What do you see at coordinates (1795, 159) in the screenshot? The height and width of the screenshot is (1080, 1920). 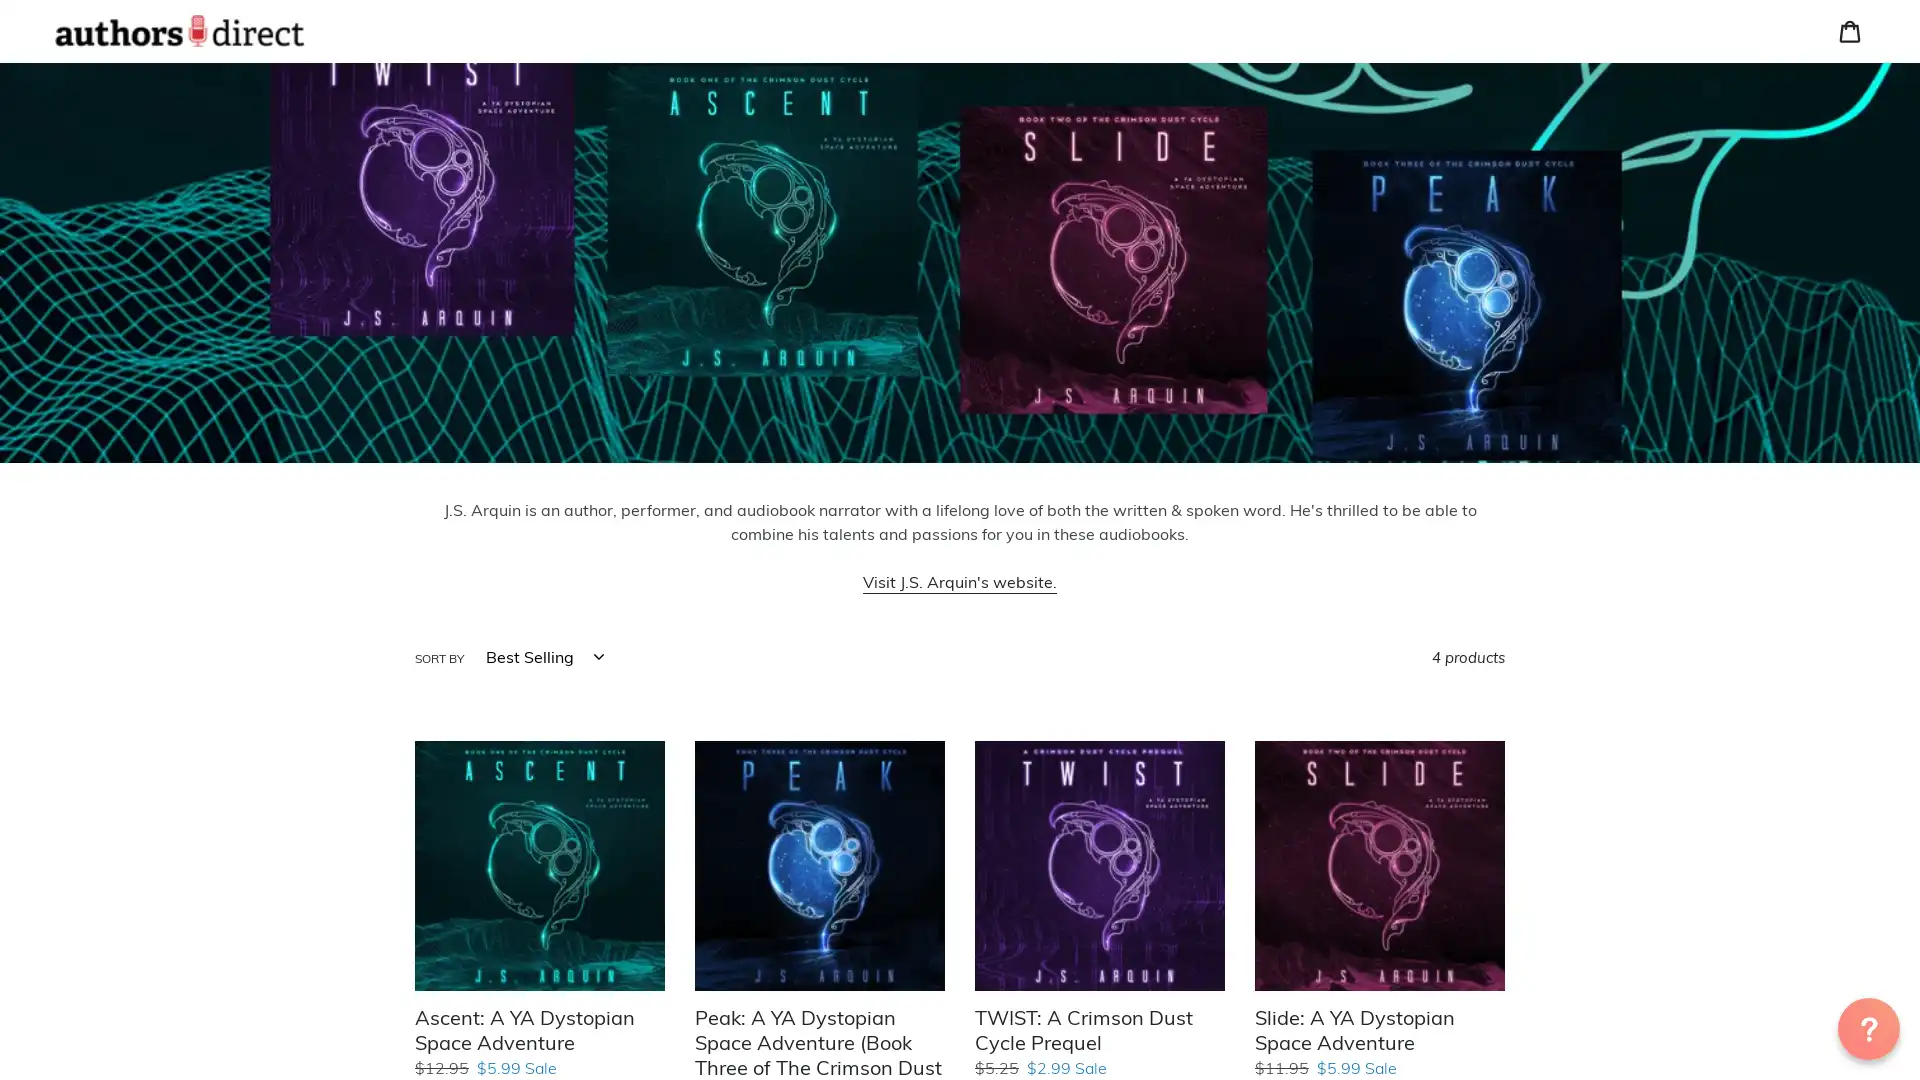 I see `Accept` at bounding box center [1795, 159].